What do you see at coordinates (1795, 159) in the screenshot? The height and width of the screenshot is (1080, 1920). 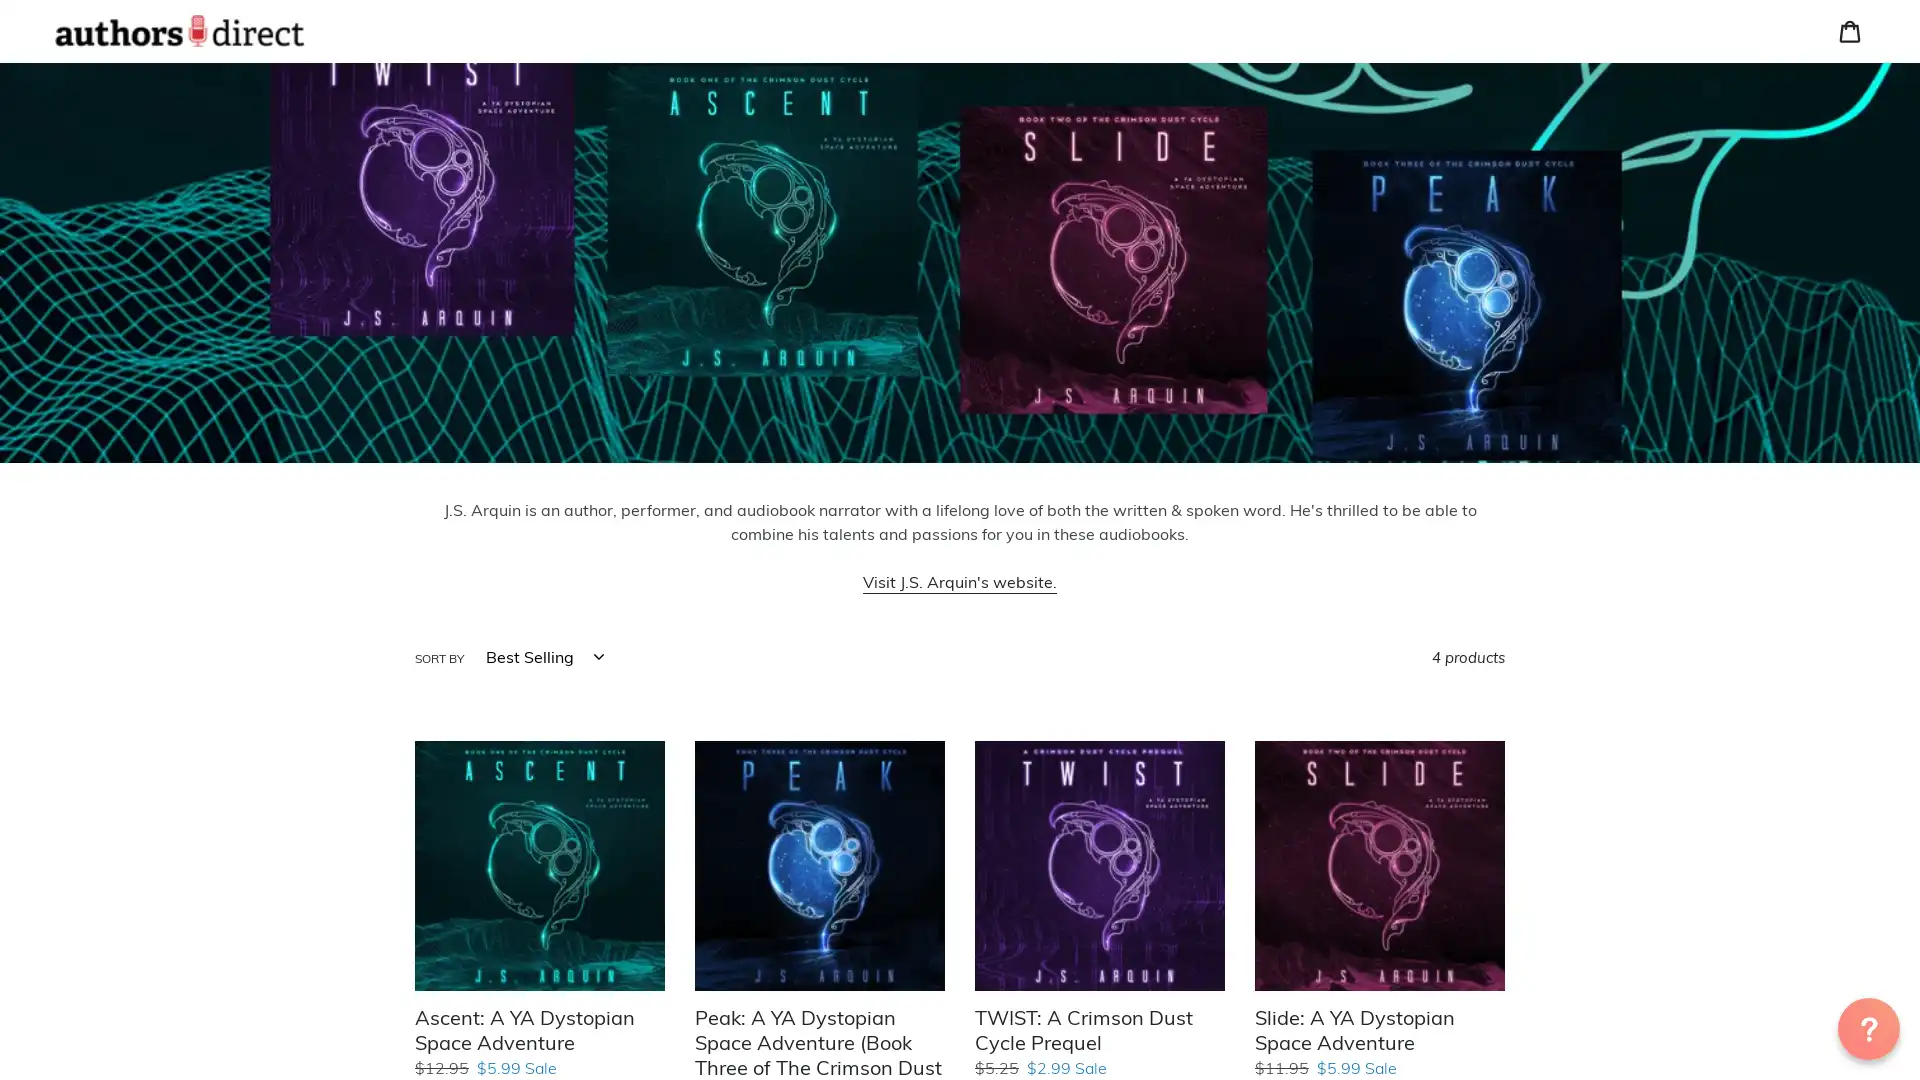 I see `Accept` at bounding box center [1795, 159].